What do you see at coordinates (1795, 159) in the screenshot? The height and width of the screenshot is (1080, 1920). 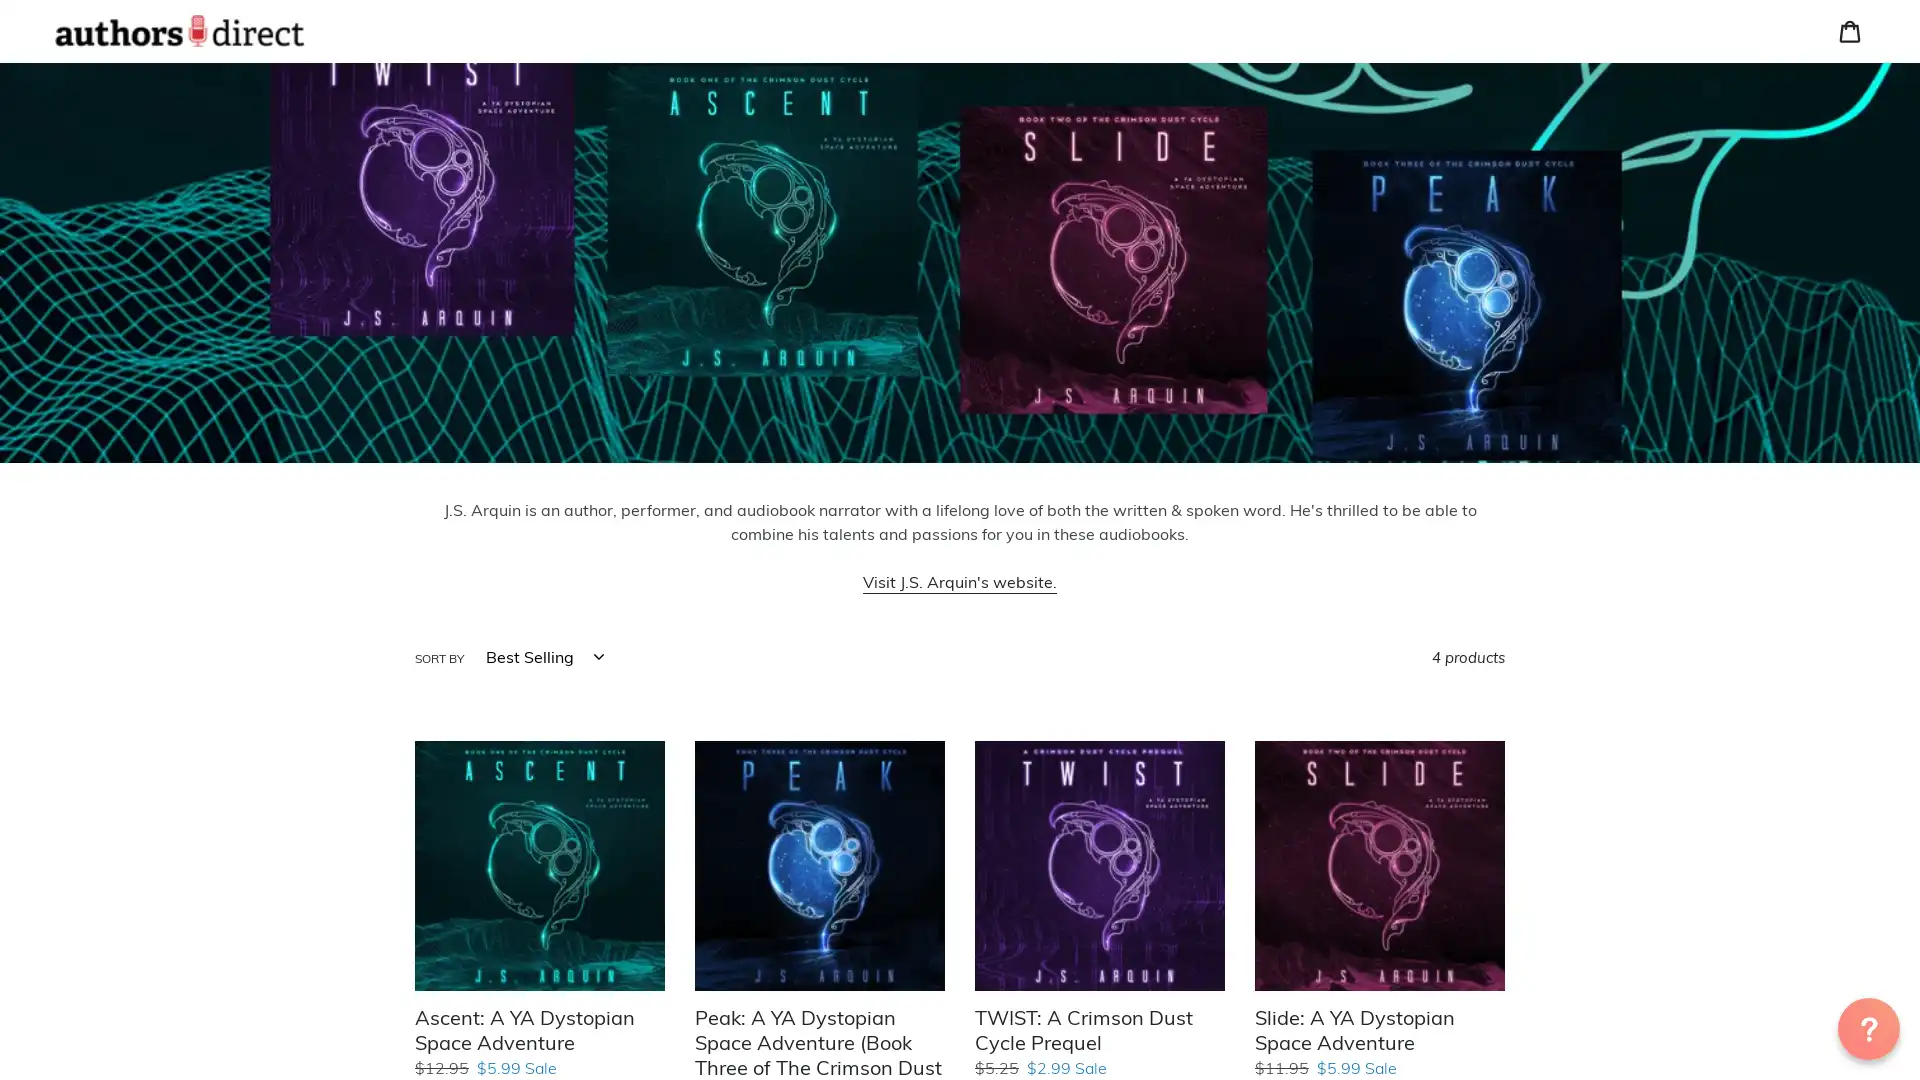 I see `Accept` at bounding box center [1795, 159].